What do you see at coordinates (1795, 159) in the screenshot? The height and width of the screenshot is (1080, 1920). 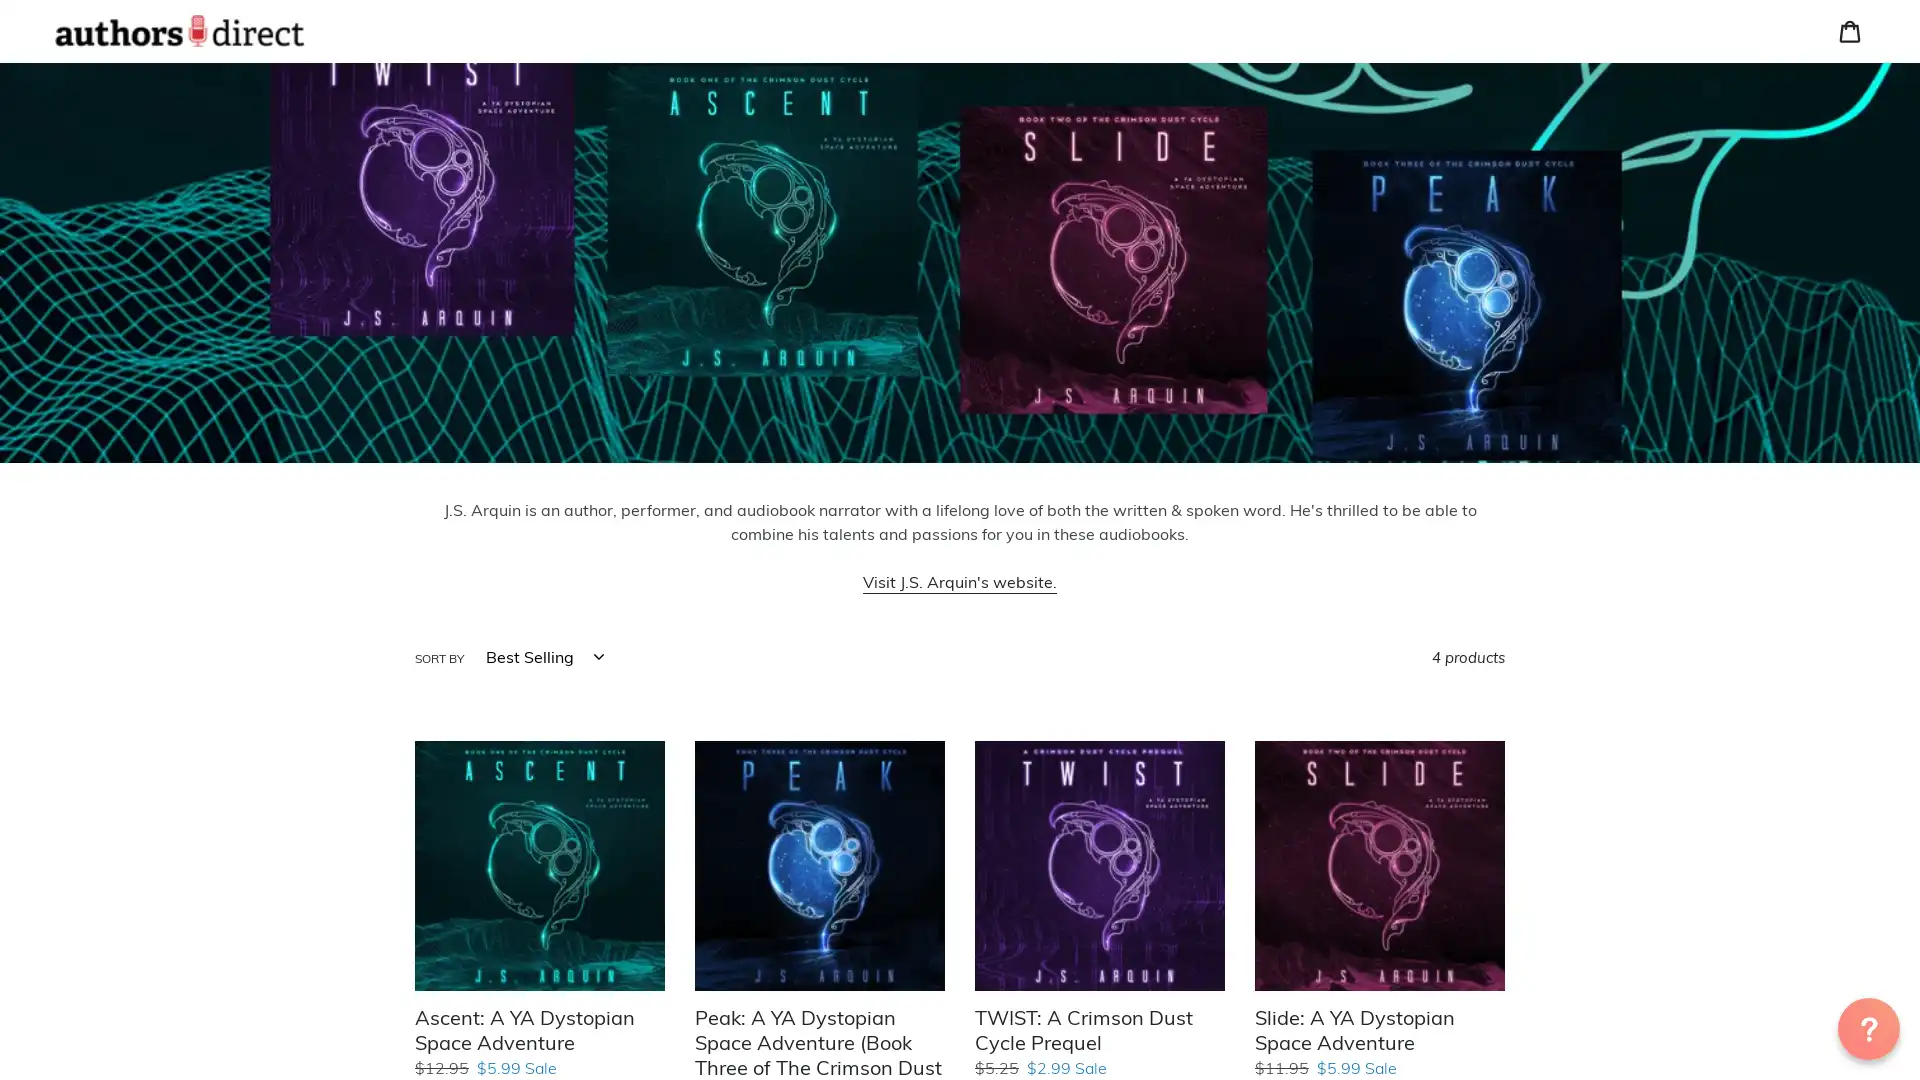 I see `Accept` at bounding box center [1795, 159].